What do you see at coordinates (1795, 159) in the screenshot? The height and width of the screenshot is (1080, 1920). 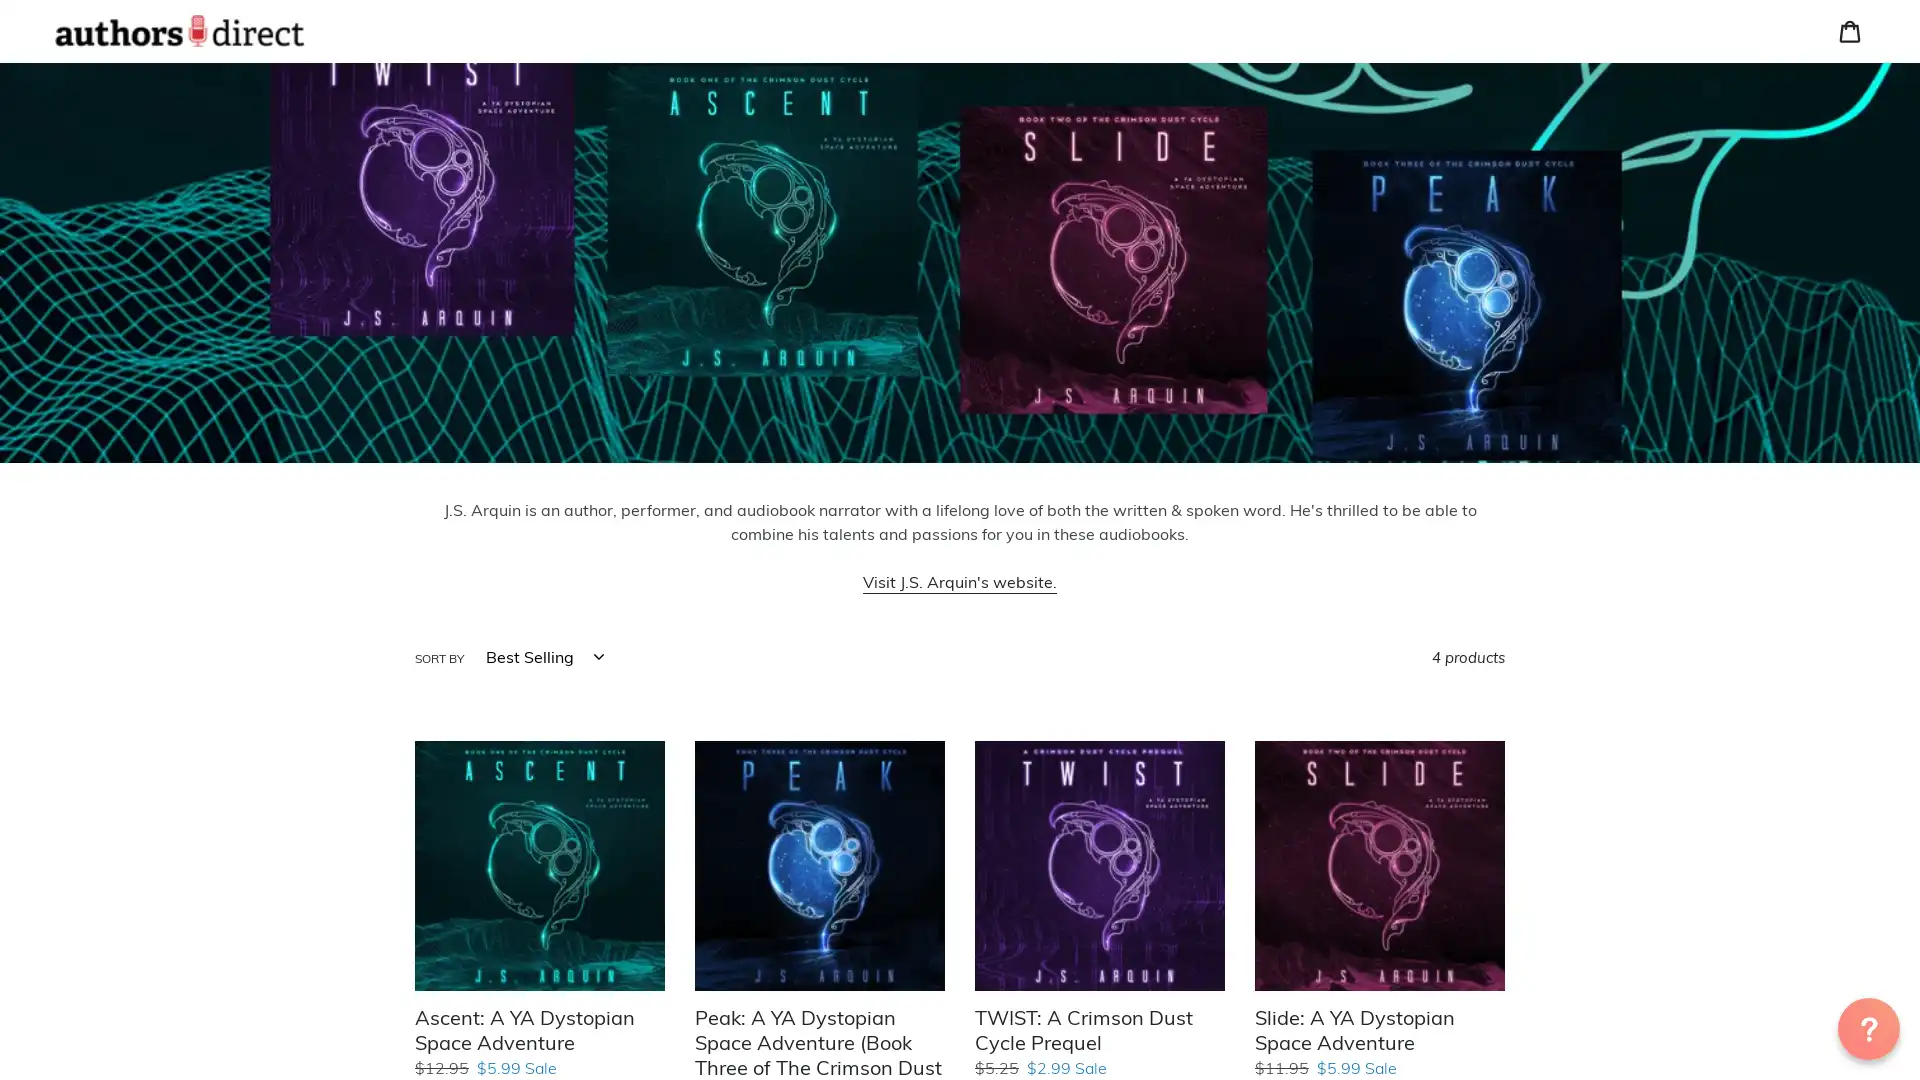 I see `Accept` at bounding box center [1795, 159].